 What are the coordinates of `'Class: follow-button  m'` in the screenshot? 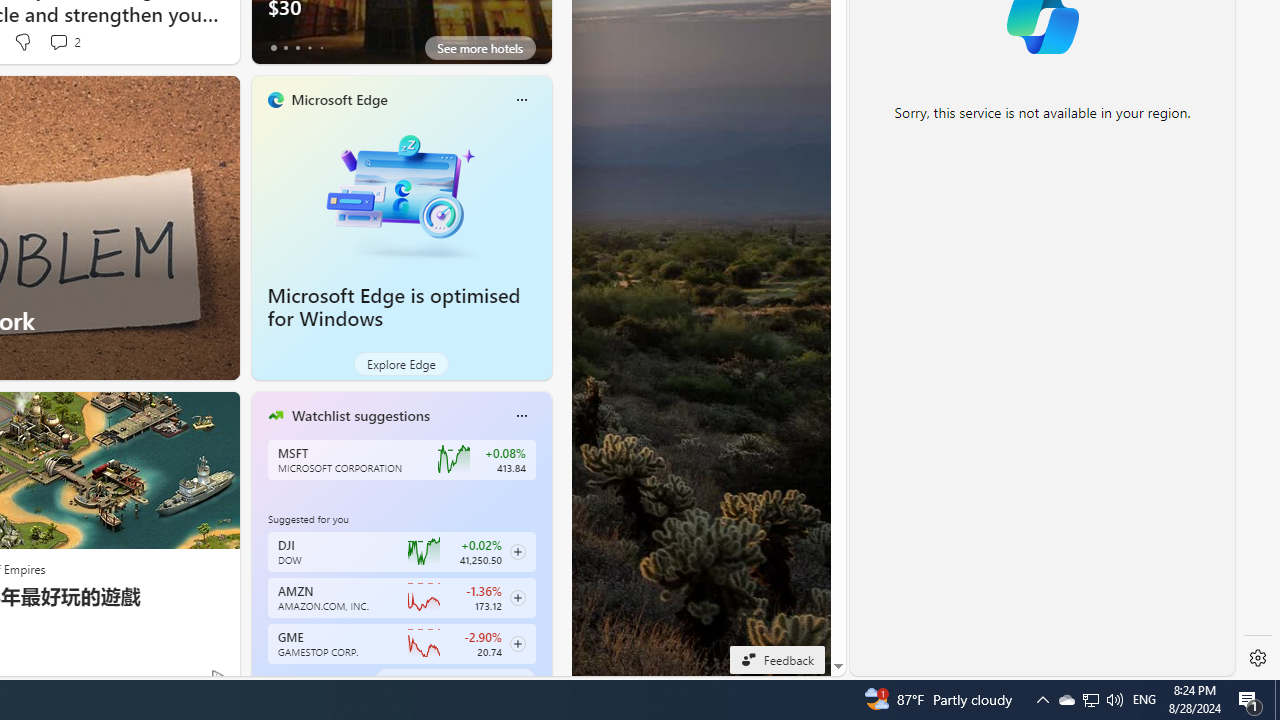 It's located at (517, 644).